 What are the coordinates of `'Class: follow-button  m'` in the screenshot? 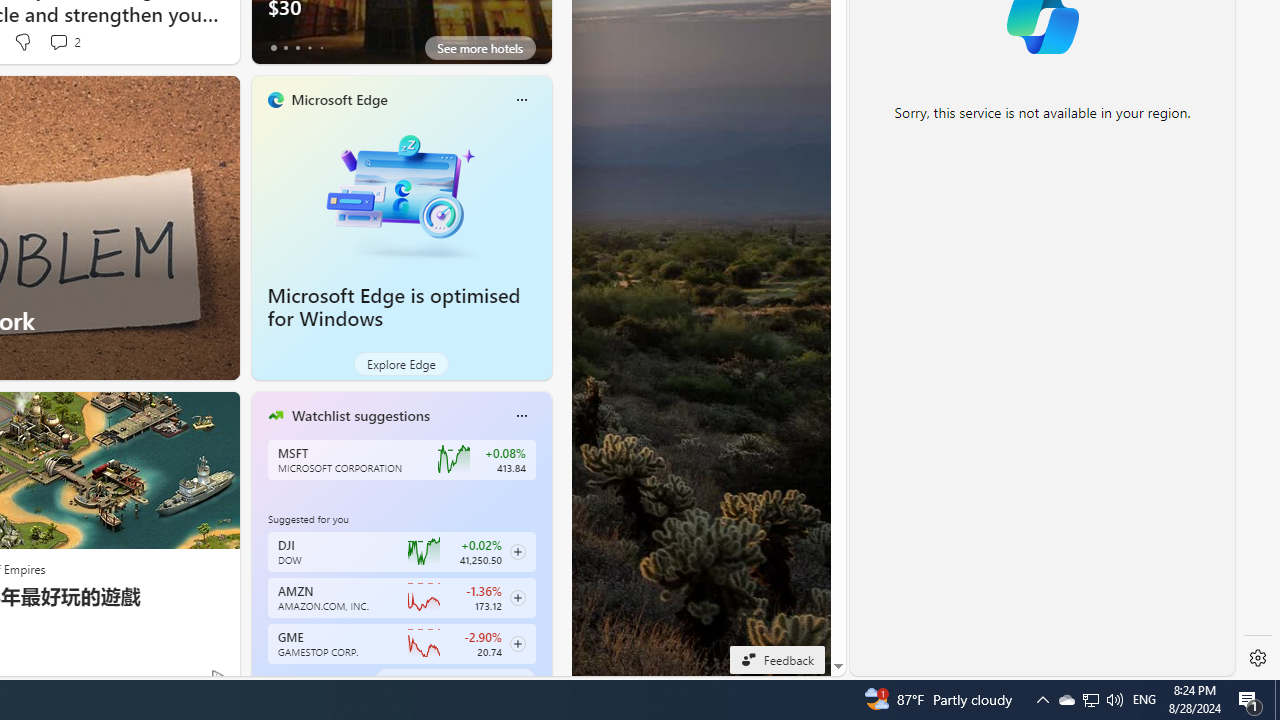 It's located at (517, 644).